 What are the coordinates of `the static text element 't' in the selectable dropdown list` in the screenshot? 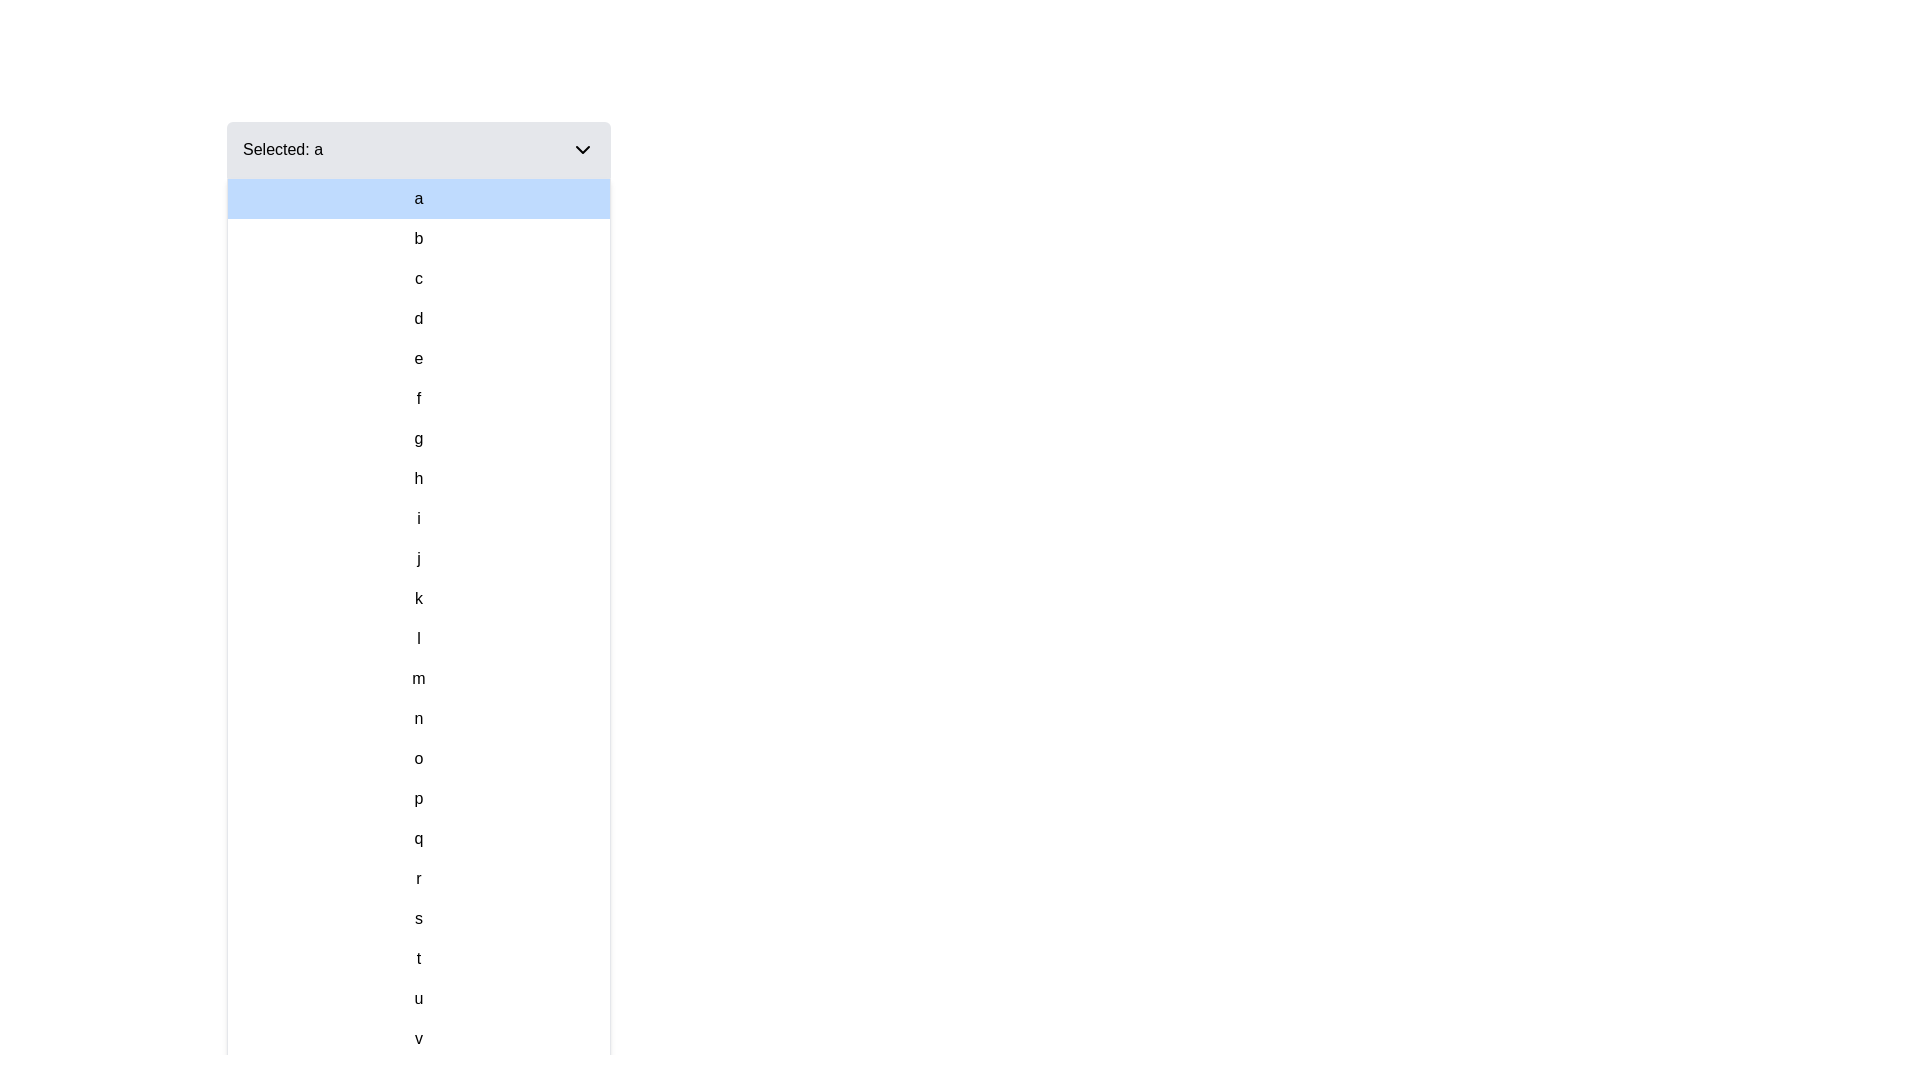 It's located at (417, 958).